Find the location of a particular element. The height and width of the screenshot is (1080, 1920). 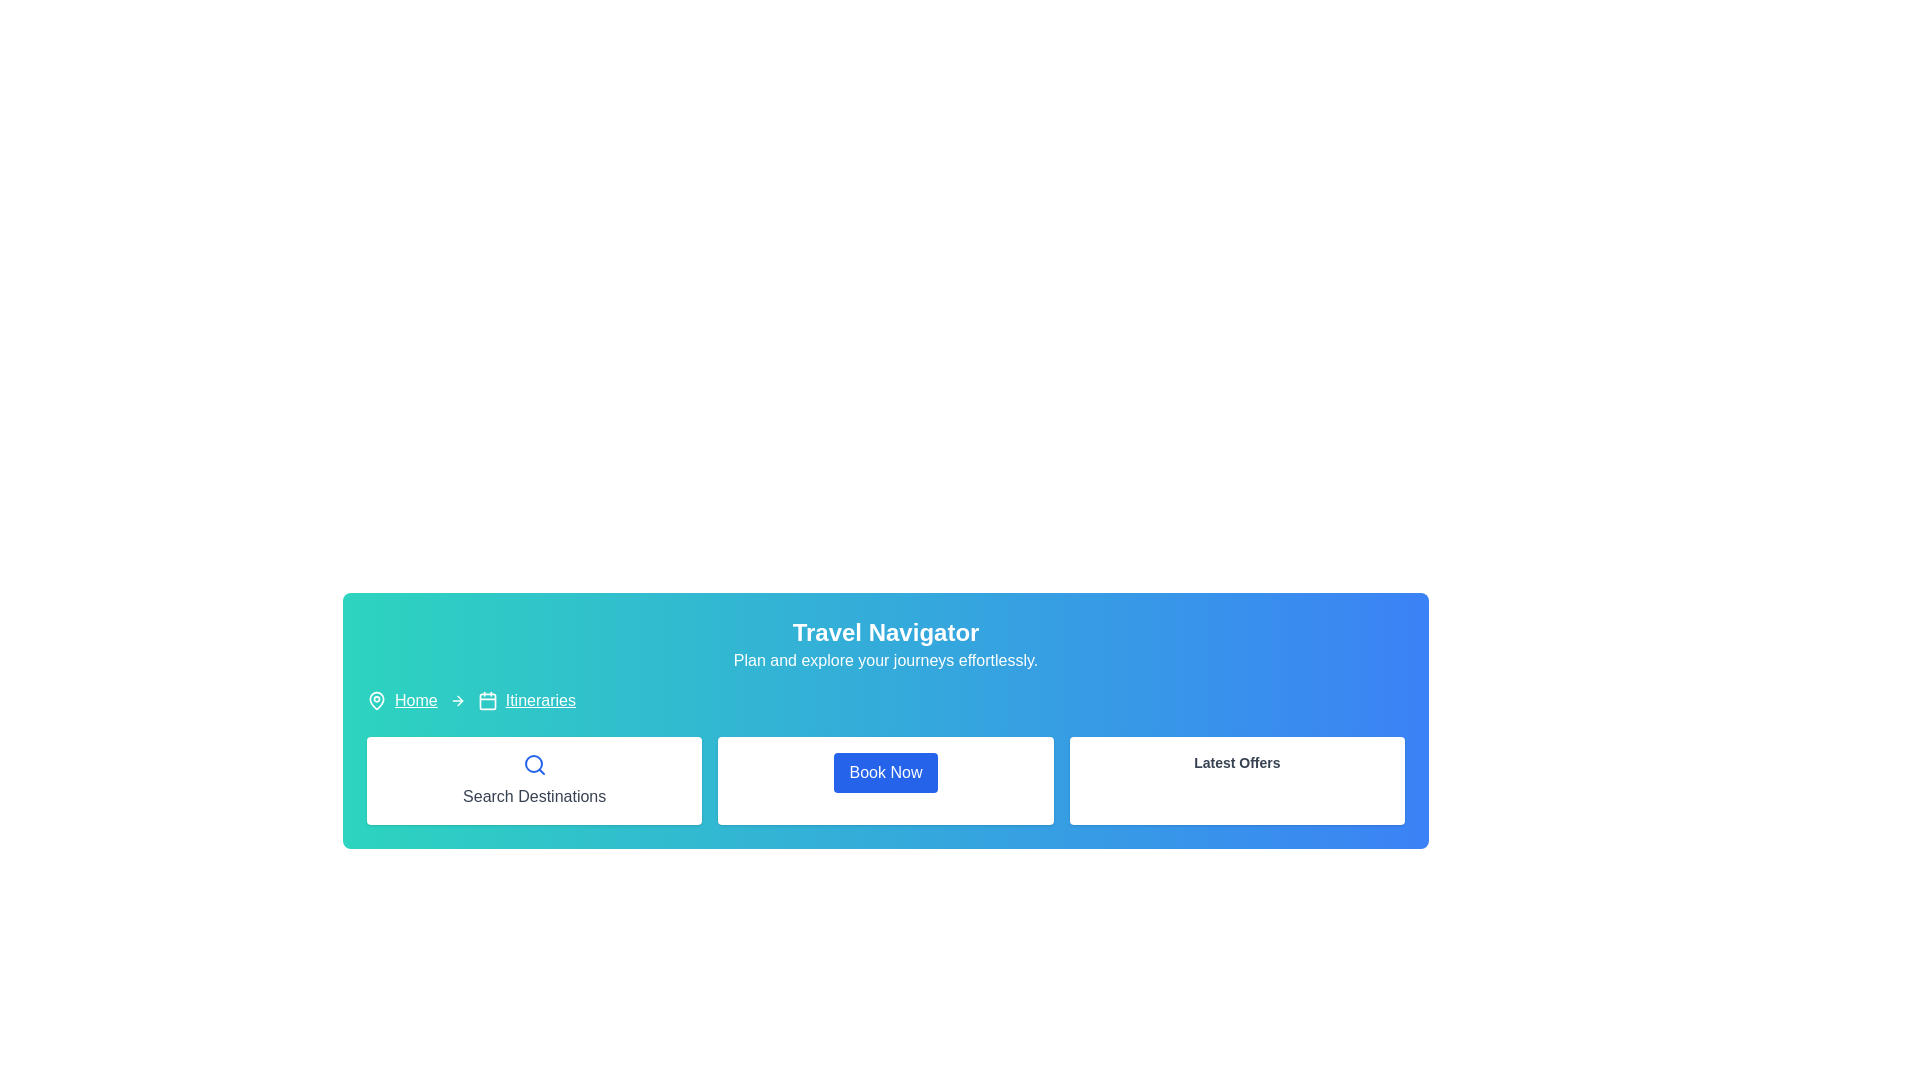

the static decorative graphic within the calendar icon located next to the text 'Itineraries' in the navigation bar is located at coordinates (487, 700).